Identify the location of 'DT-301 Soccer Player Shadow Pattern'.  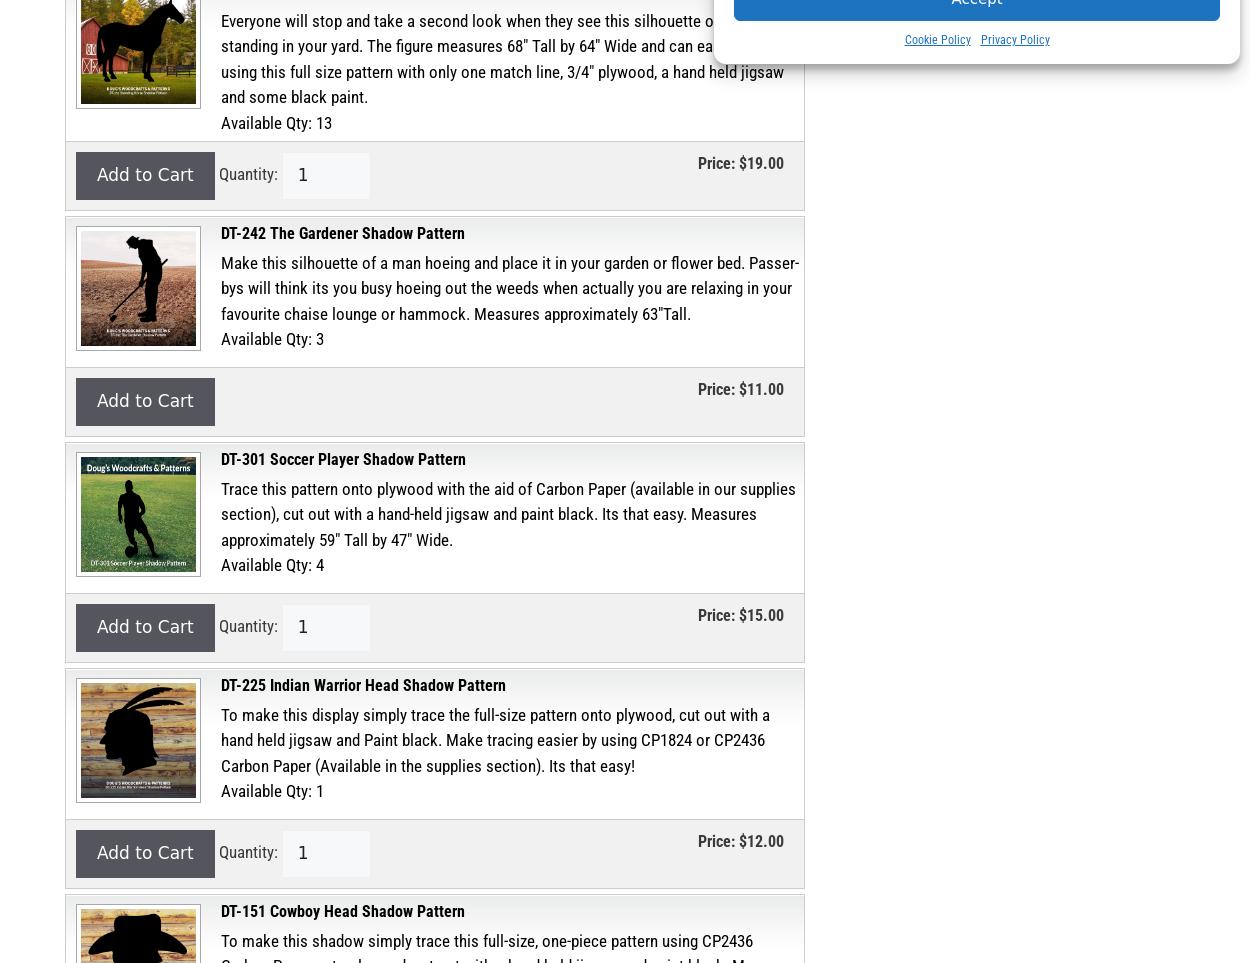
(220, 457).